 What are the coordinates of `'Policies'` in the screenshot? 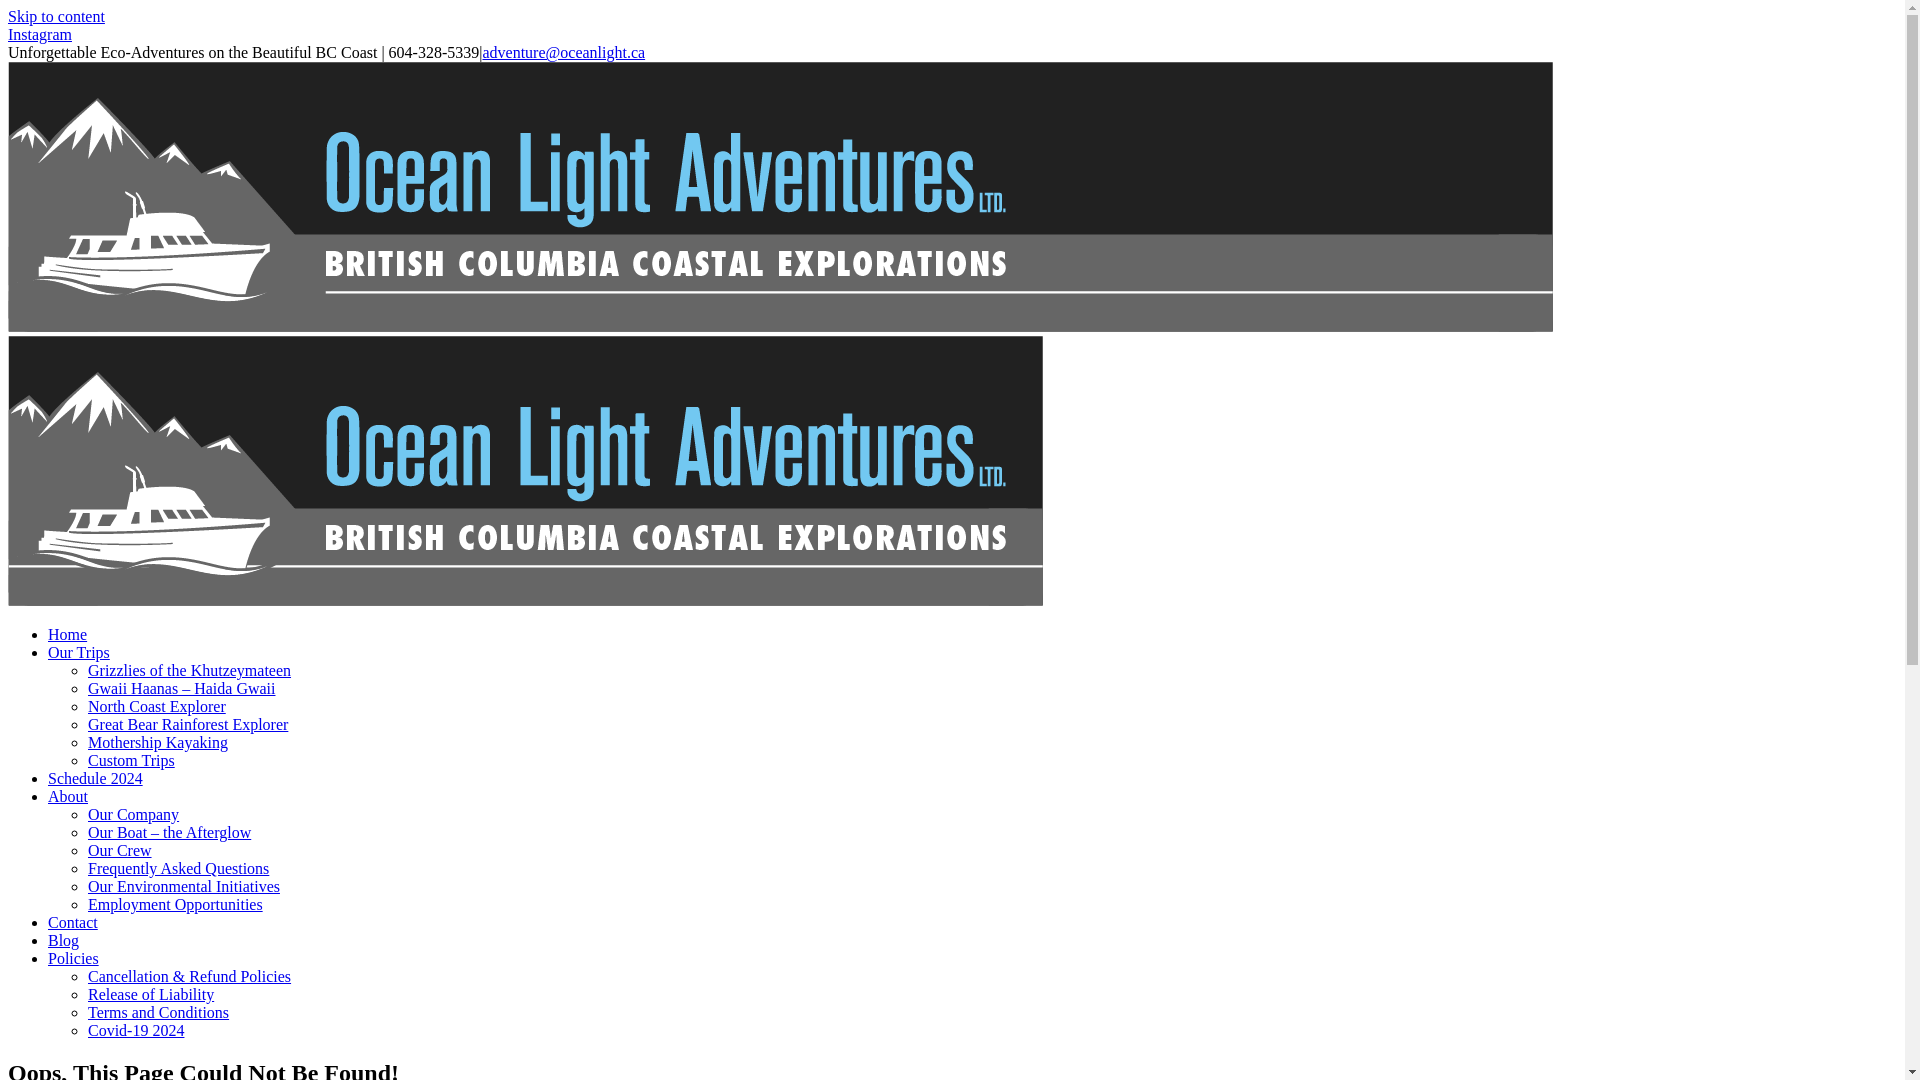 It's located at (48, 957).